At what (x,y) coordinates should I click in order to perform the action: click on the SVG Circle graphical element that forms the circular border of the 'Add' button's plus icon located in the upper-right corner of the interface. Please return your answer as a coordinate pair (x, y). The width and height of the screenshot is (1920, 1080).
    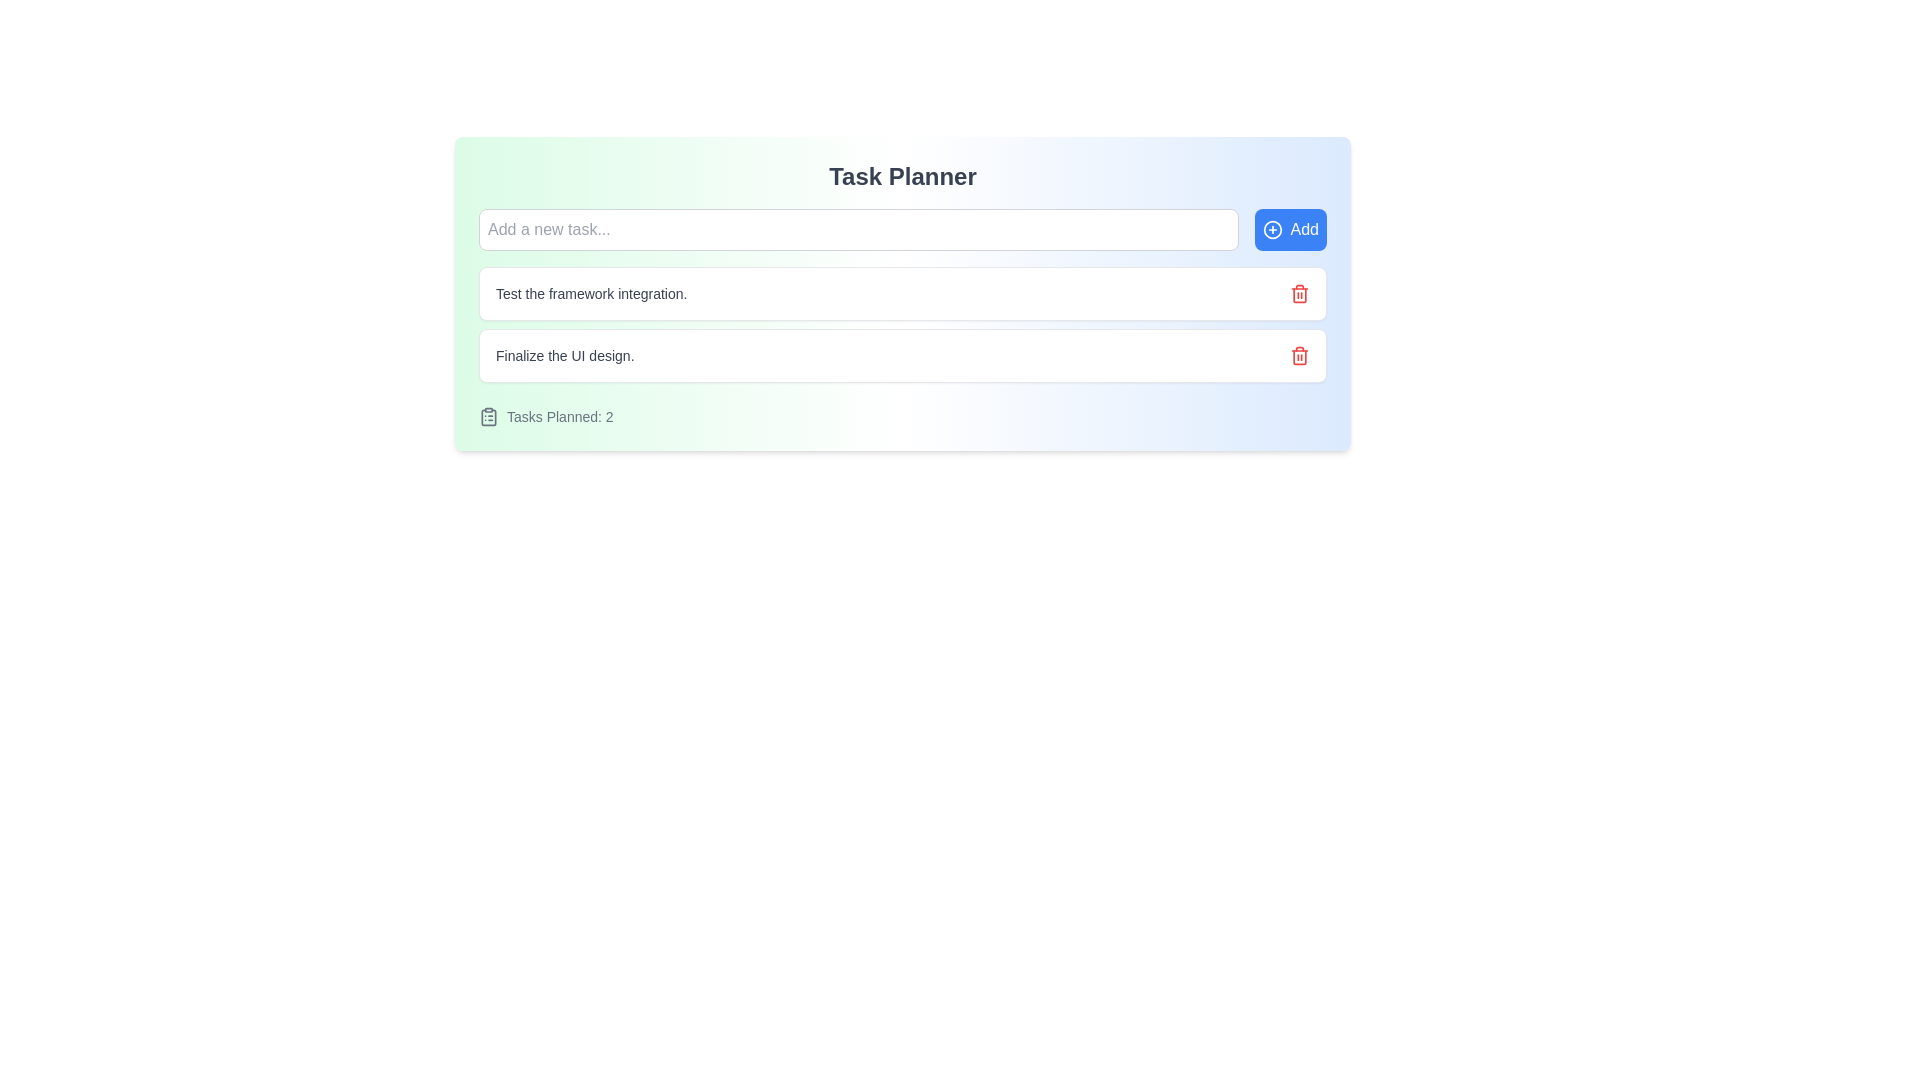
    Looking at the image, I should click on (1271, 229).